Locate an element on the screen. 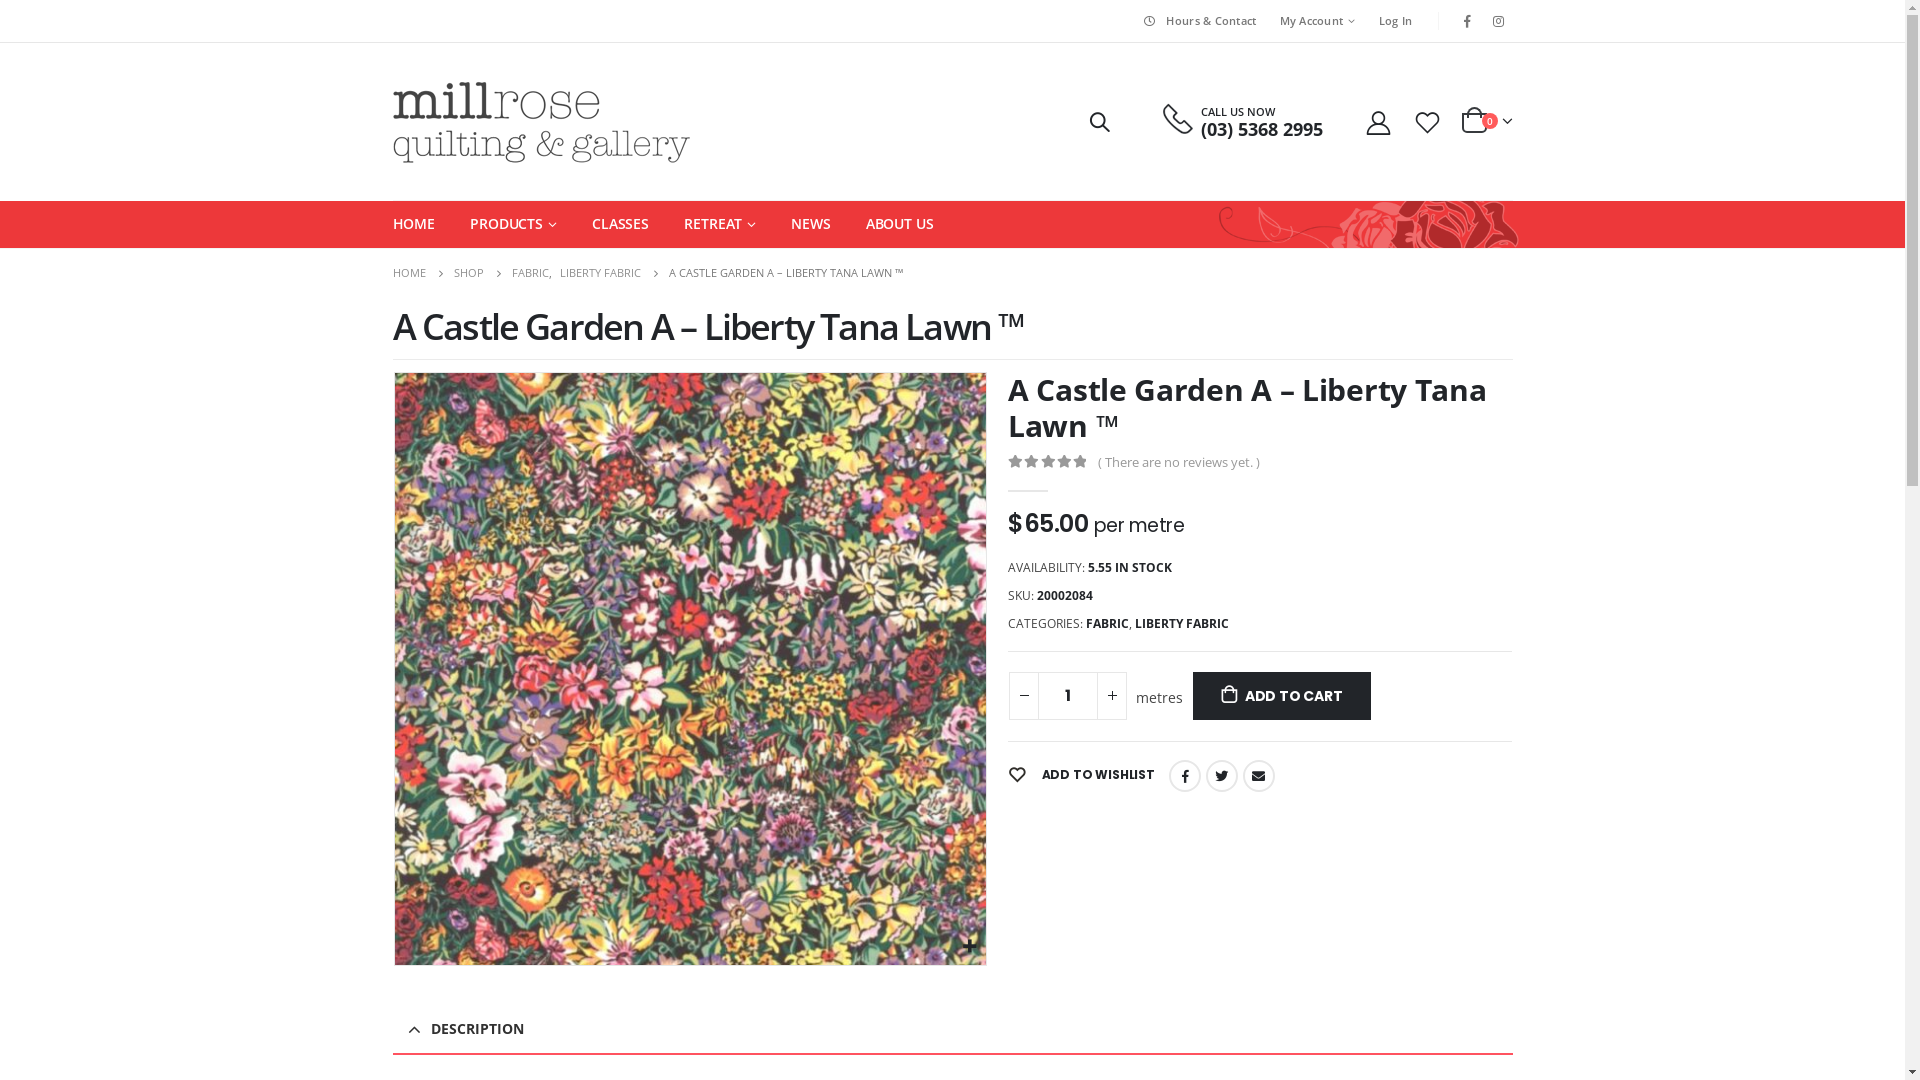 The image size is (1920, 1080). 'FABRIC' is located at coordinates (530, 273).